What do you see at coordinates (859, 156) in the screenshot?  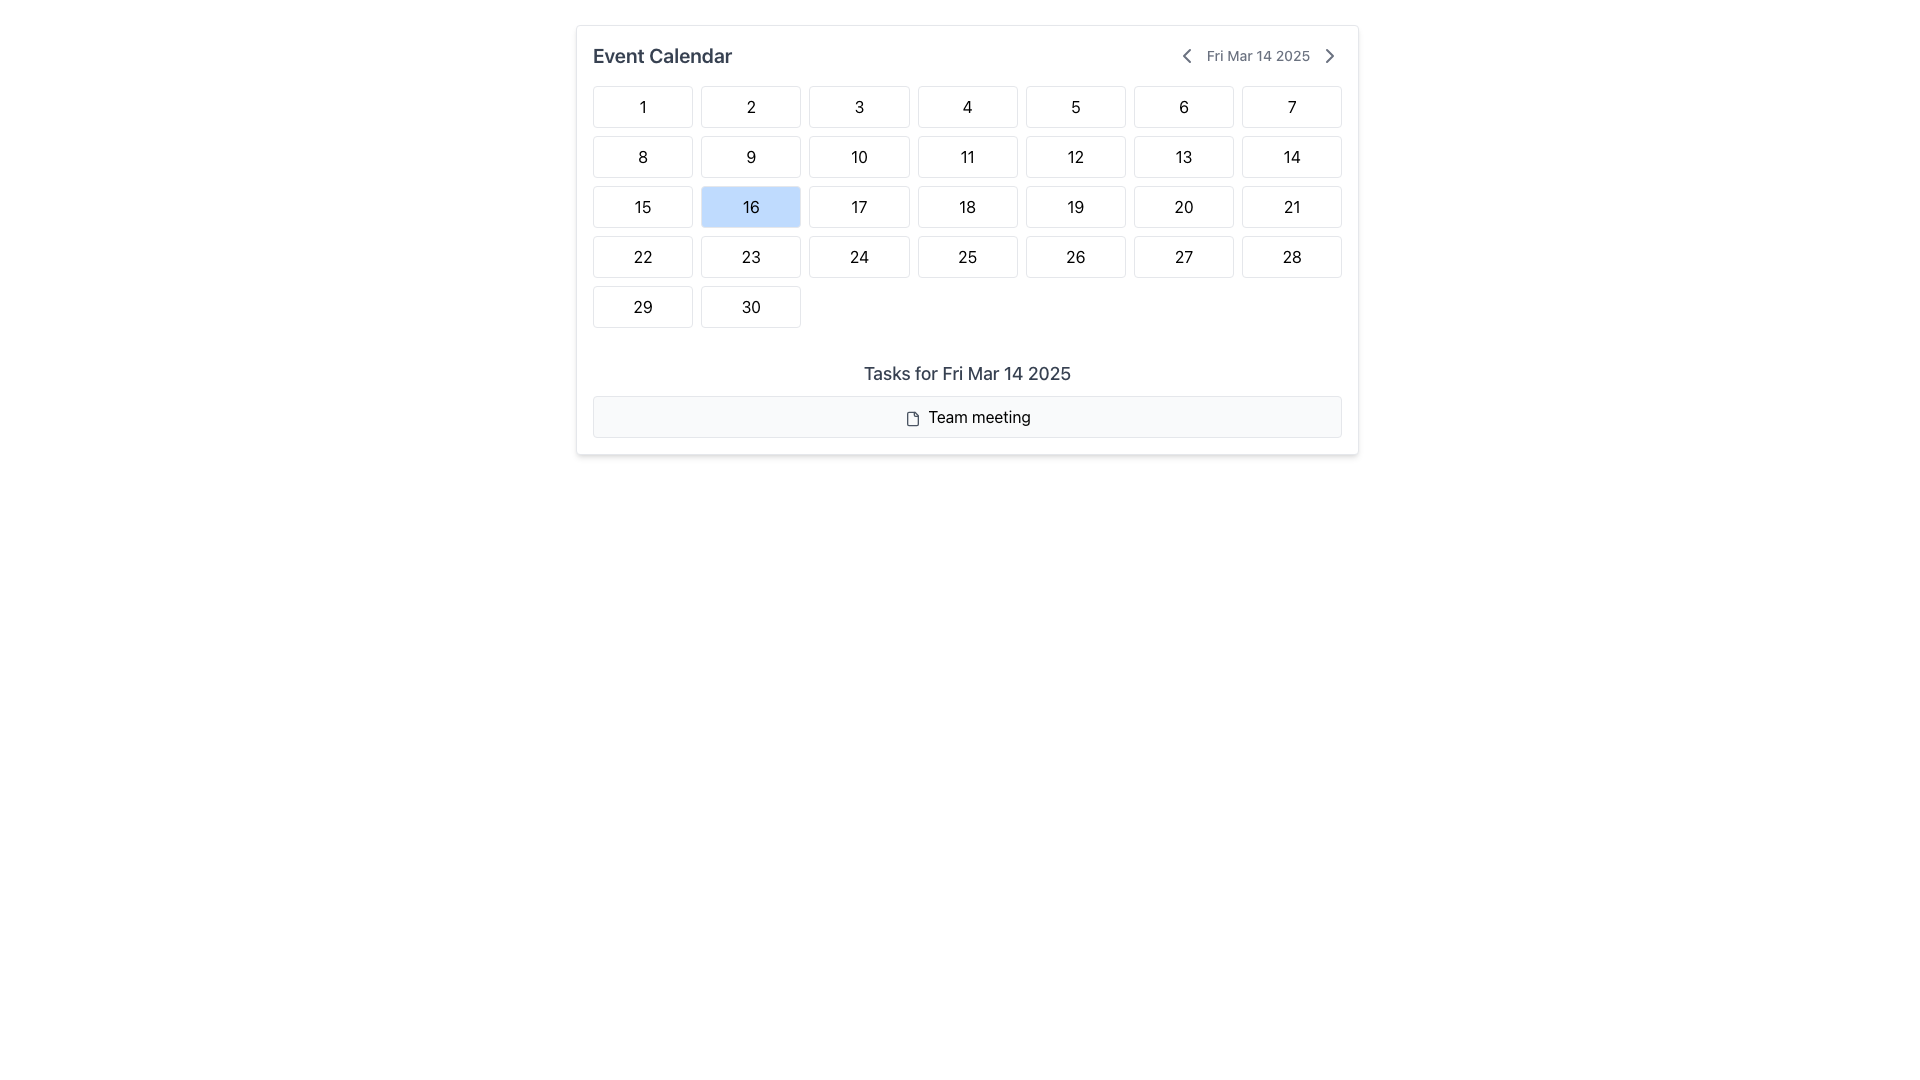 I see `the date selector button located in the second row and third column of the Event Calendar, positioned between buttons '9' and '11' horizontally, and below button '3' vertically to trigger potential hover effects` at bounding box center [859, 156].